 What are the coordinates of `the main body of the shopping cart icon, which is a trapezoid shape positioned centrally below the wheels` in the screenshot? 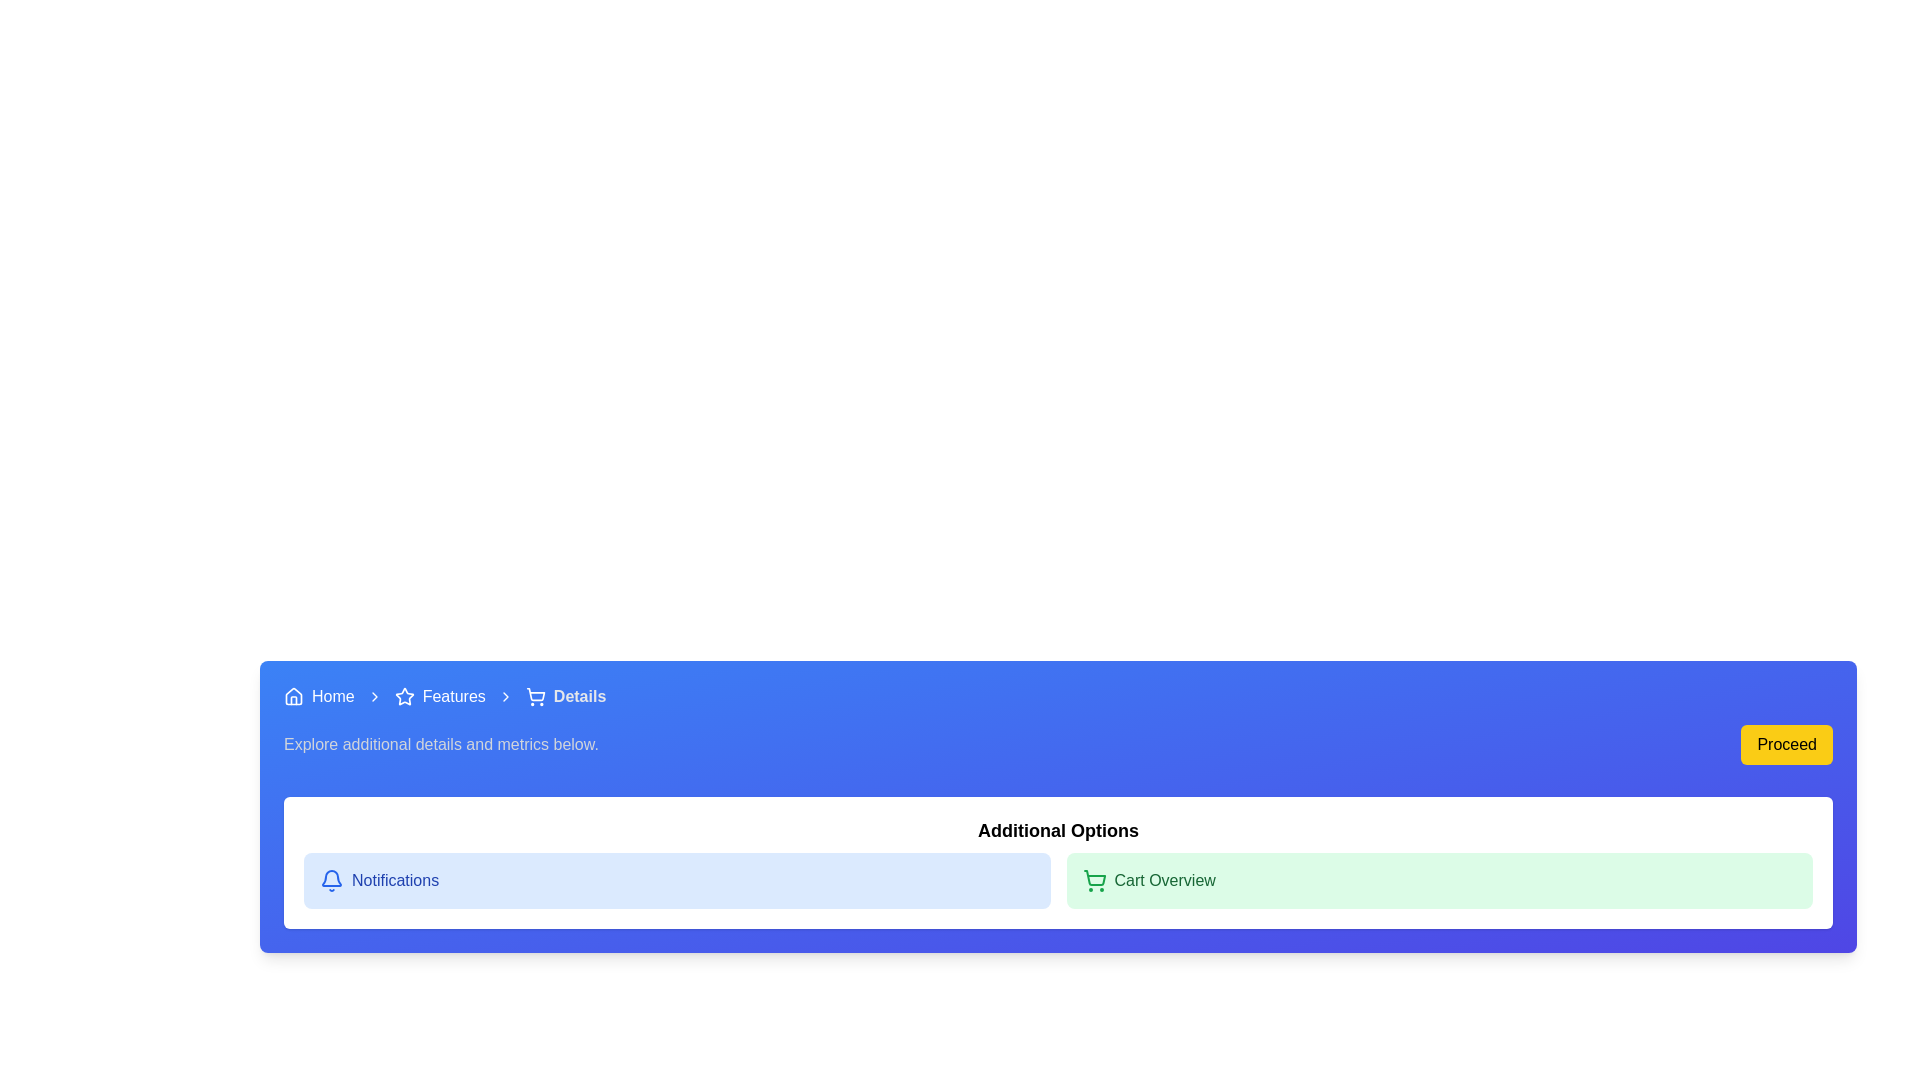 It's located at (535, 693).